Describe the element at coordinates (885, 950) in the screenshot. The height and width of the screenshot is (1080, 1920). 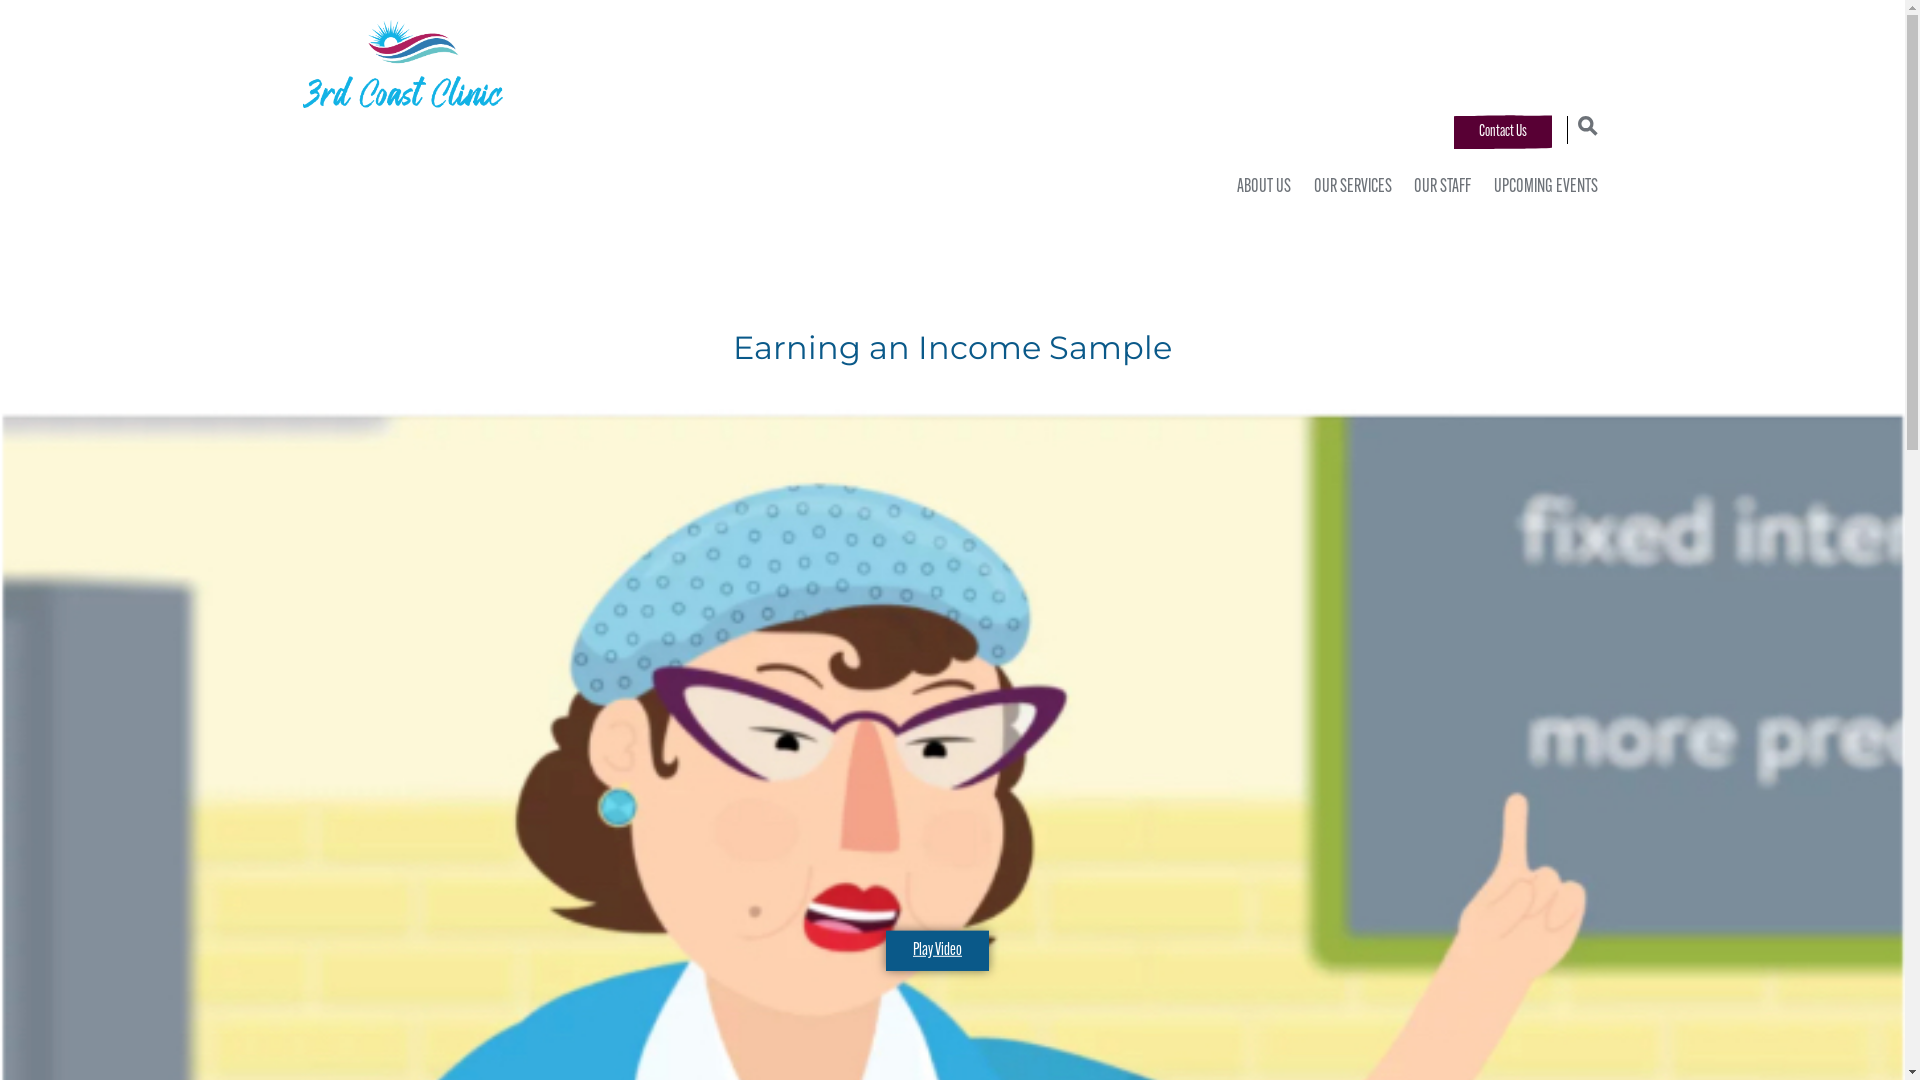
I see `'Play Video'` at that location.